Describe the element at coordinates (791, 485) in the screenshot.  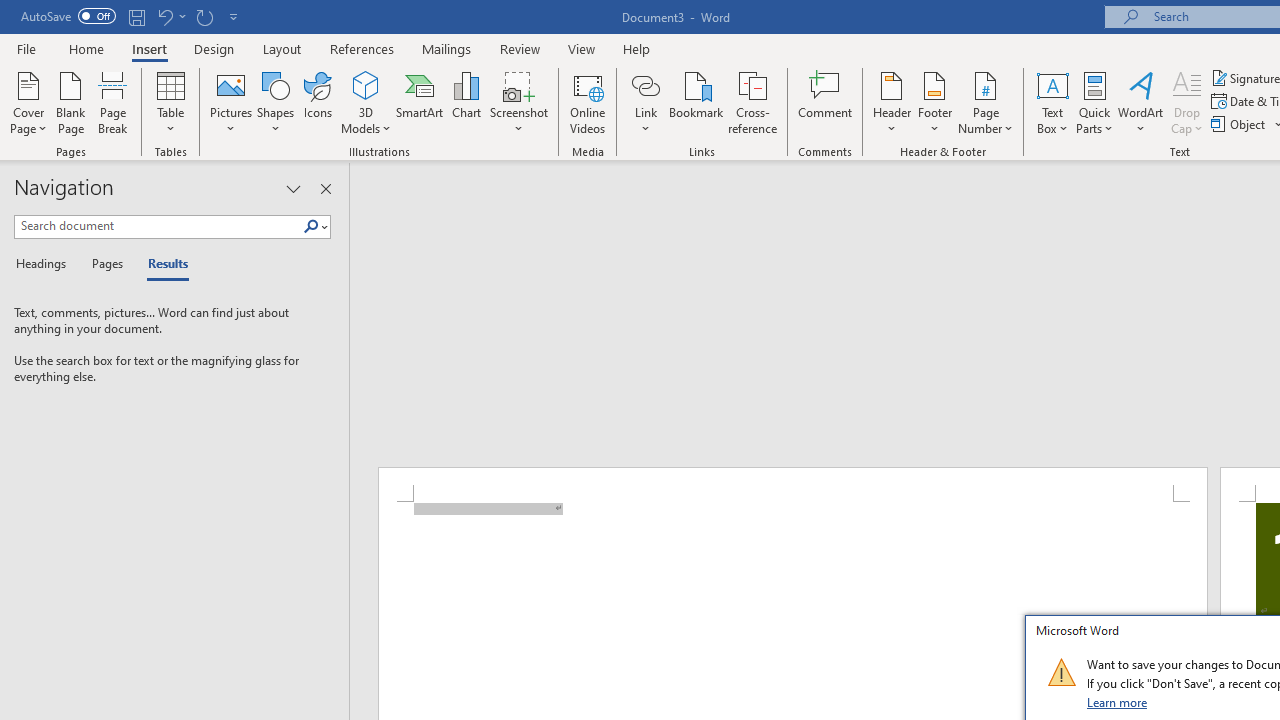
I see `'Header -Section 1-'` at that location.